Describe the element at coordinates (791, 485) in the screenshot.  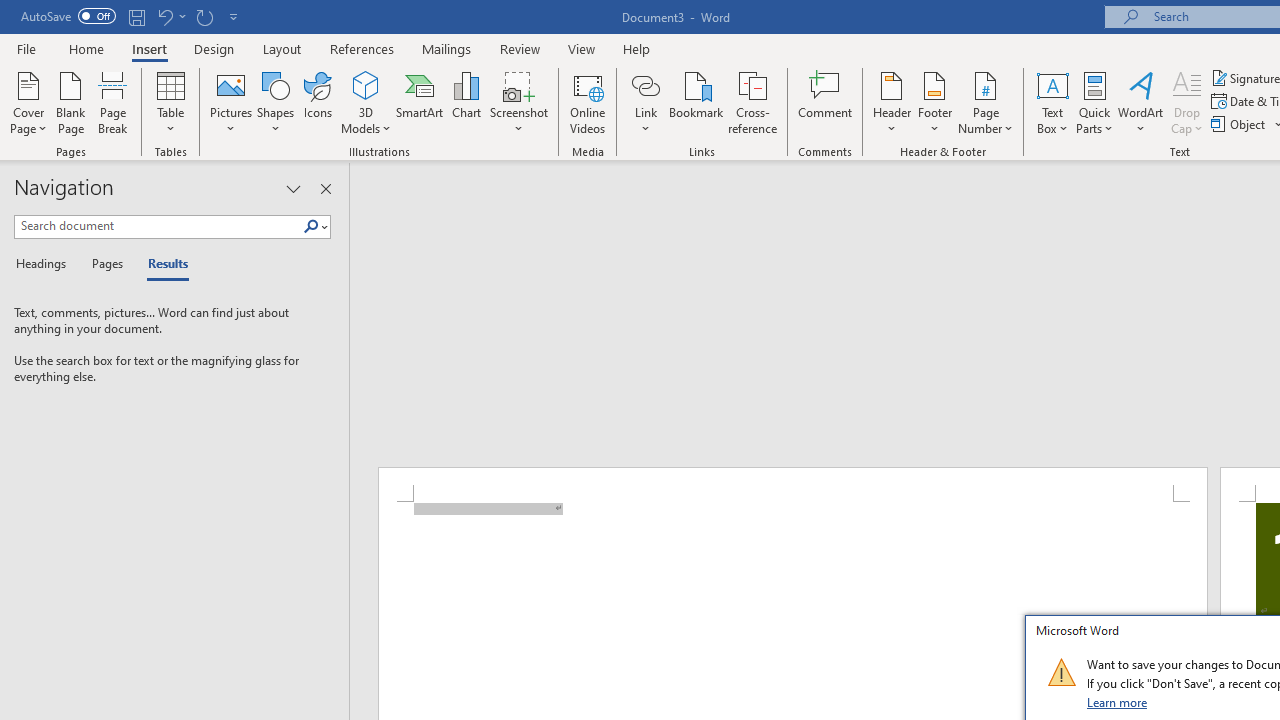
I see `'Header -Section 1-'` at that location.